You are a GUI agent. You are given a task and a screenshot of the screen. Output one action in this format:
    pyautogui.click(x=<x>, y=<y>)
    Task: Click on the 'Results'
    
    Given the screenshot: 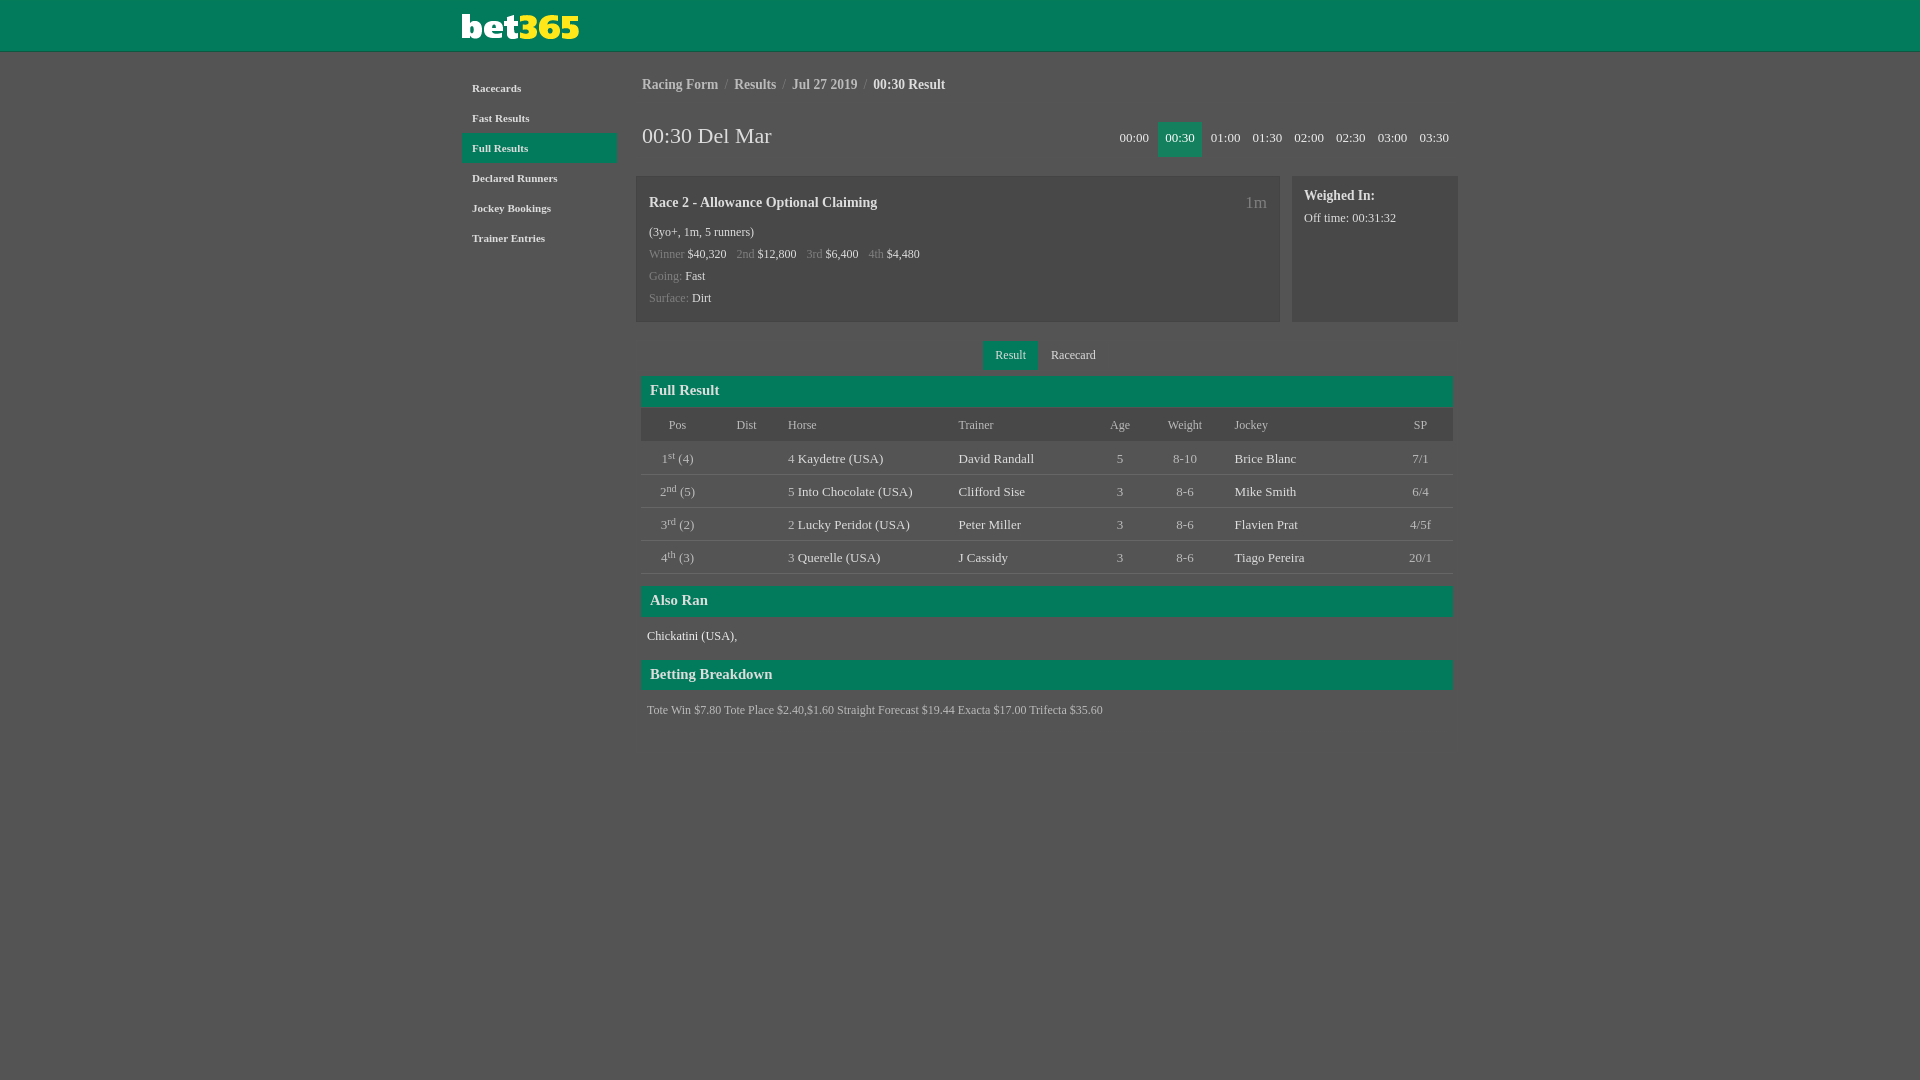 What is the action you would take?
    pyautogui.click(x=753, y=83)
    